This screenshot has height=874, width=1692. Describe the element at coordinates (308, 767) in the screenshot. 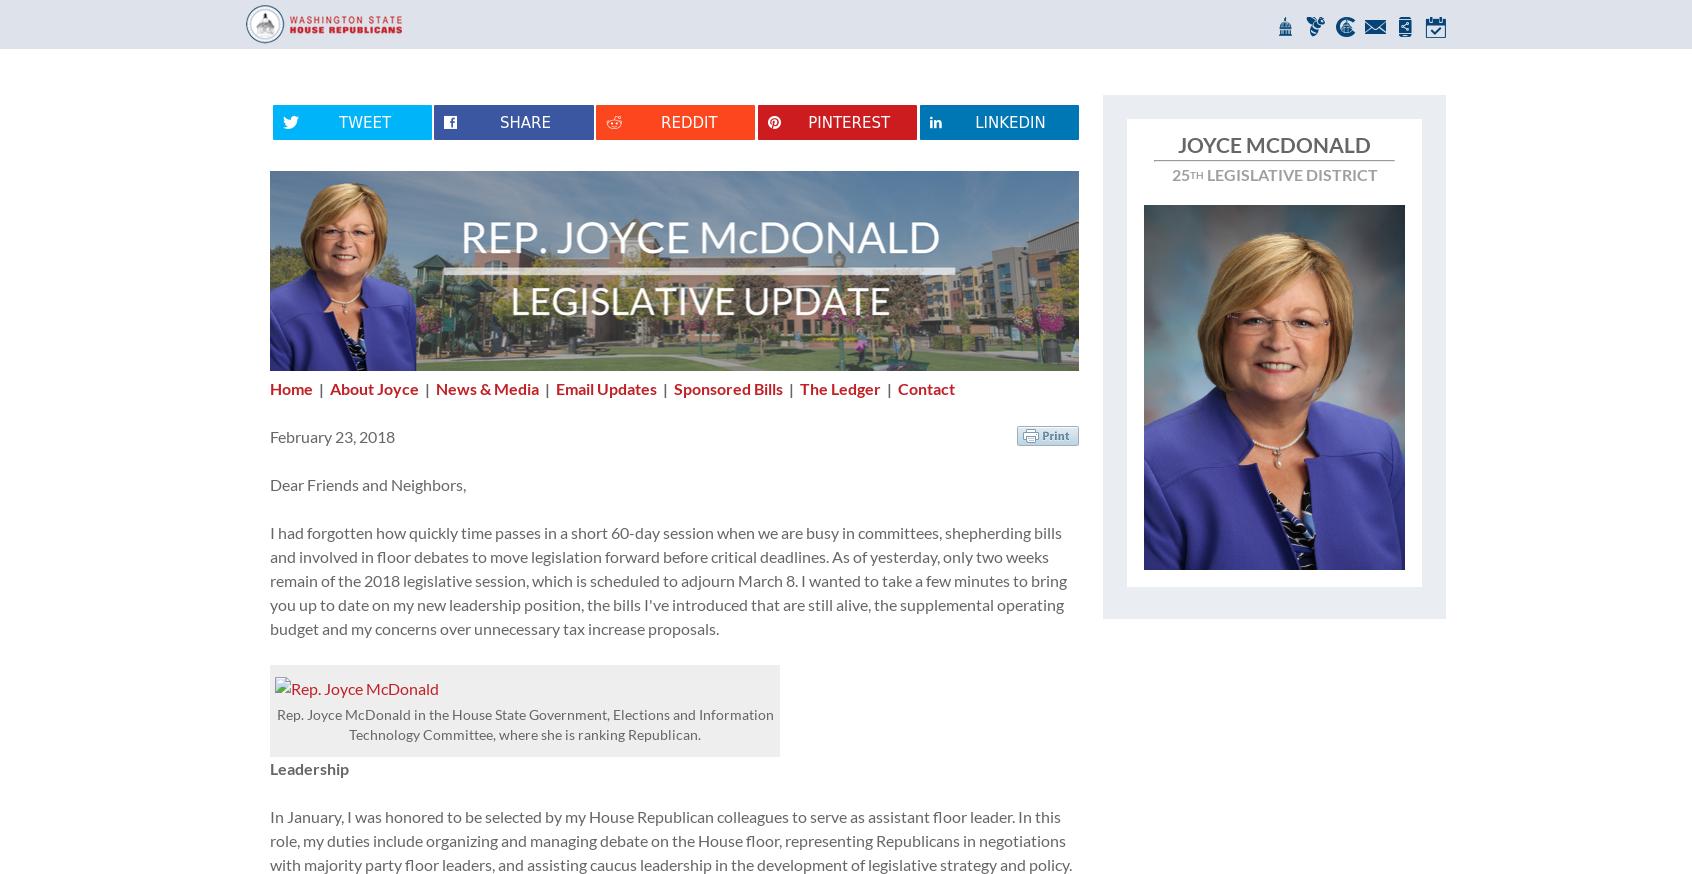

I see `'Leadership'` at that location.